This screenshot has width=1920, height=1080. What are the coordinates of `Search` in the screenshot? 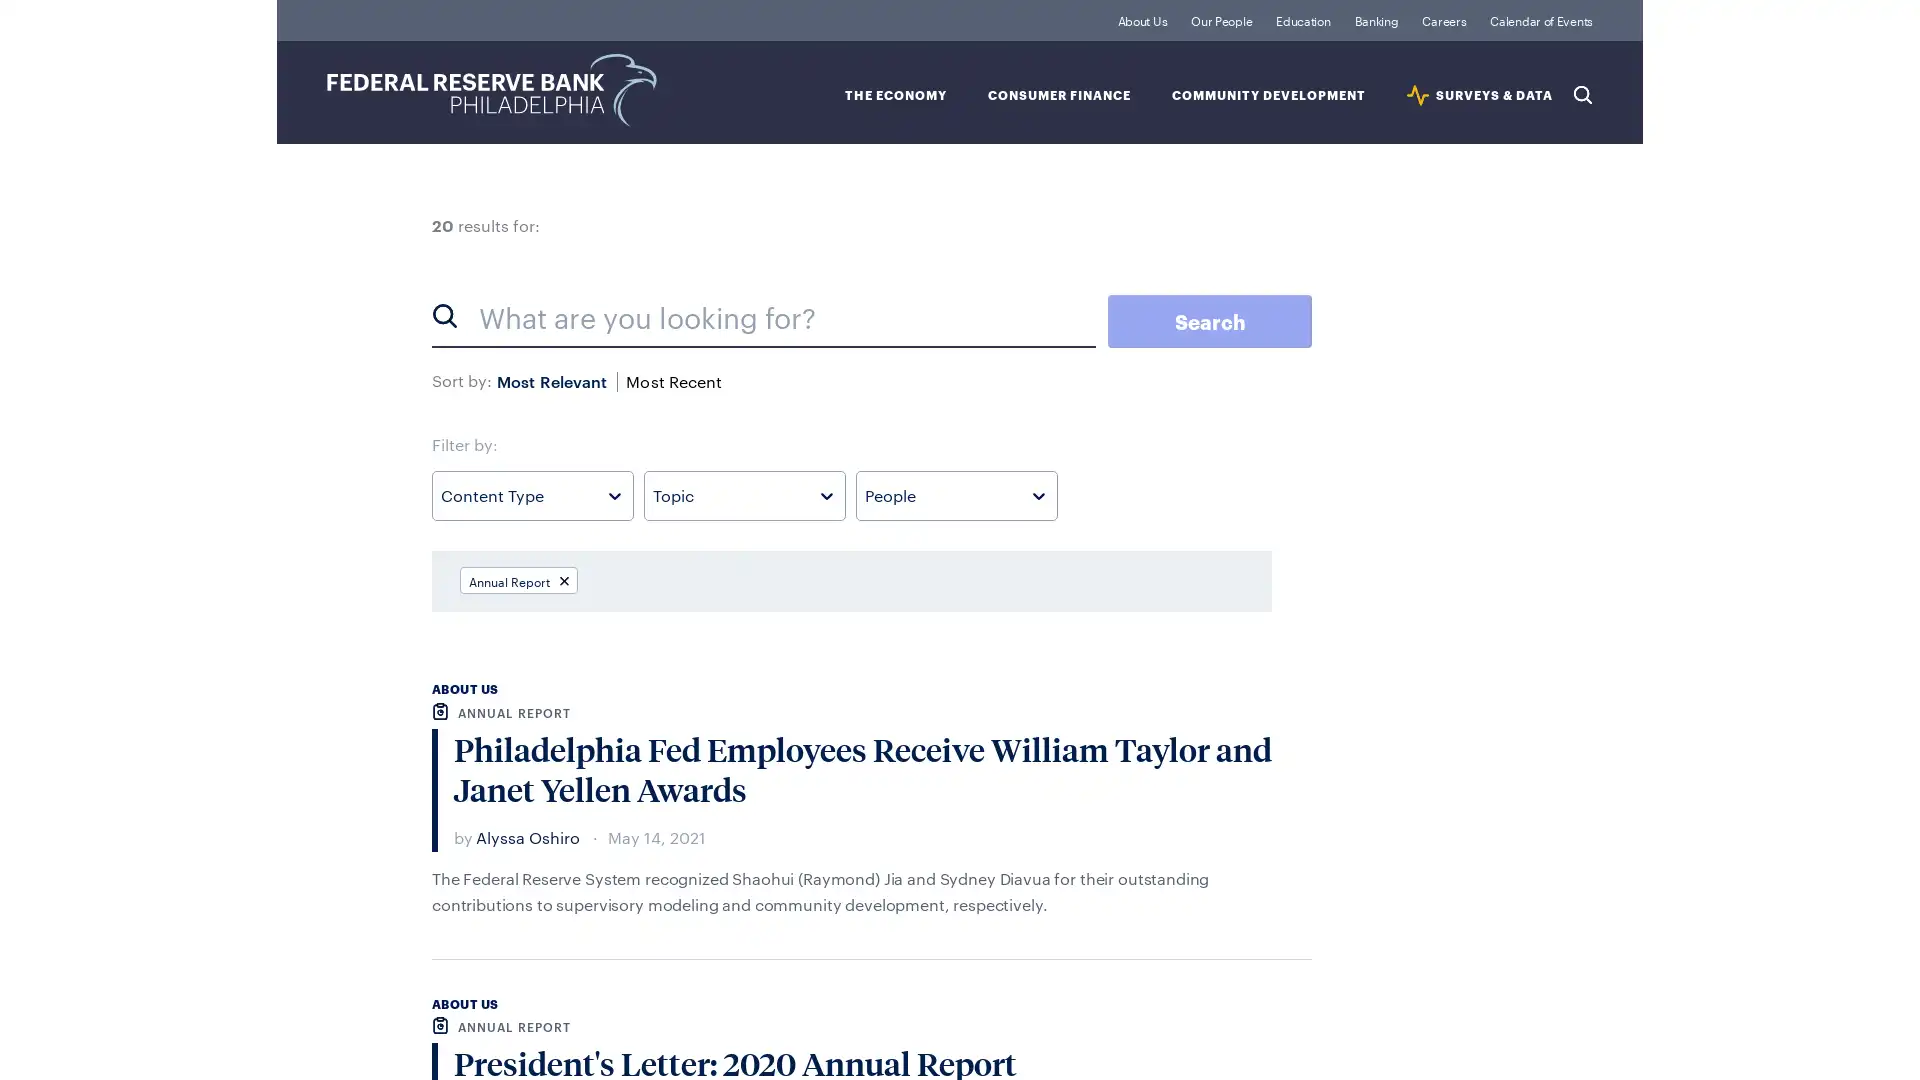 It's located at (1582, 93).